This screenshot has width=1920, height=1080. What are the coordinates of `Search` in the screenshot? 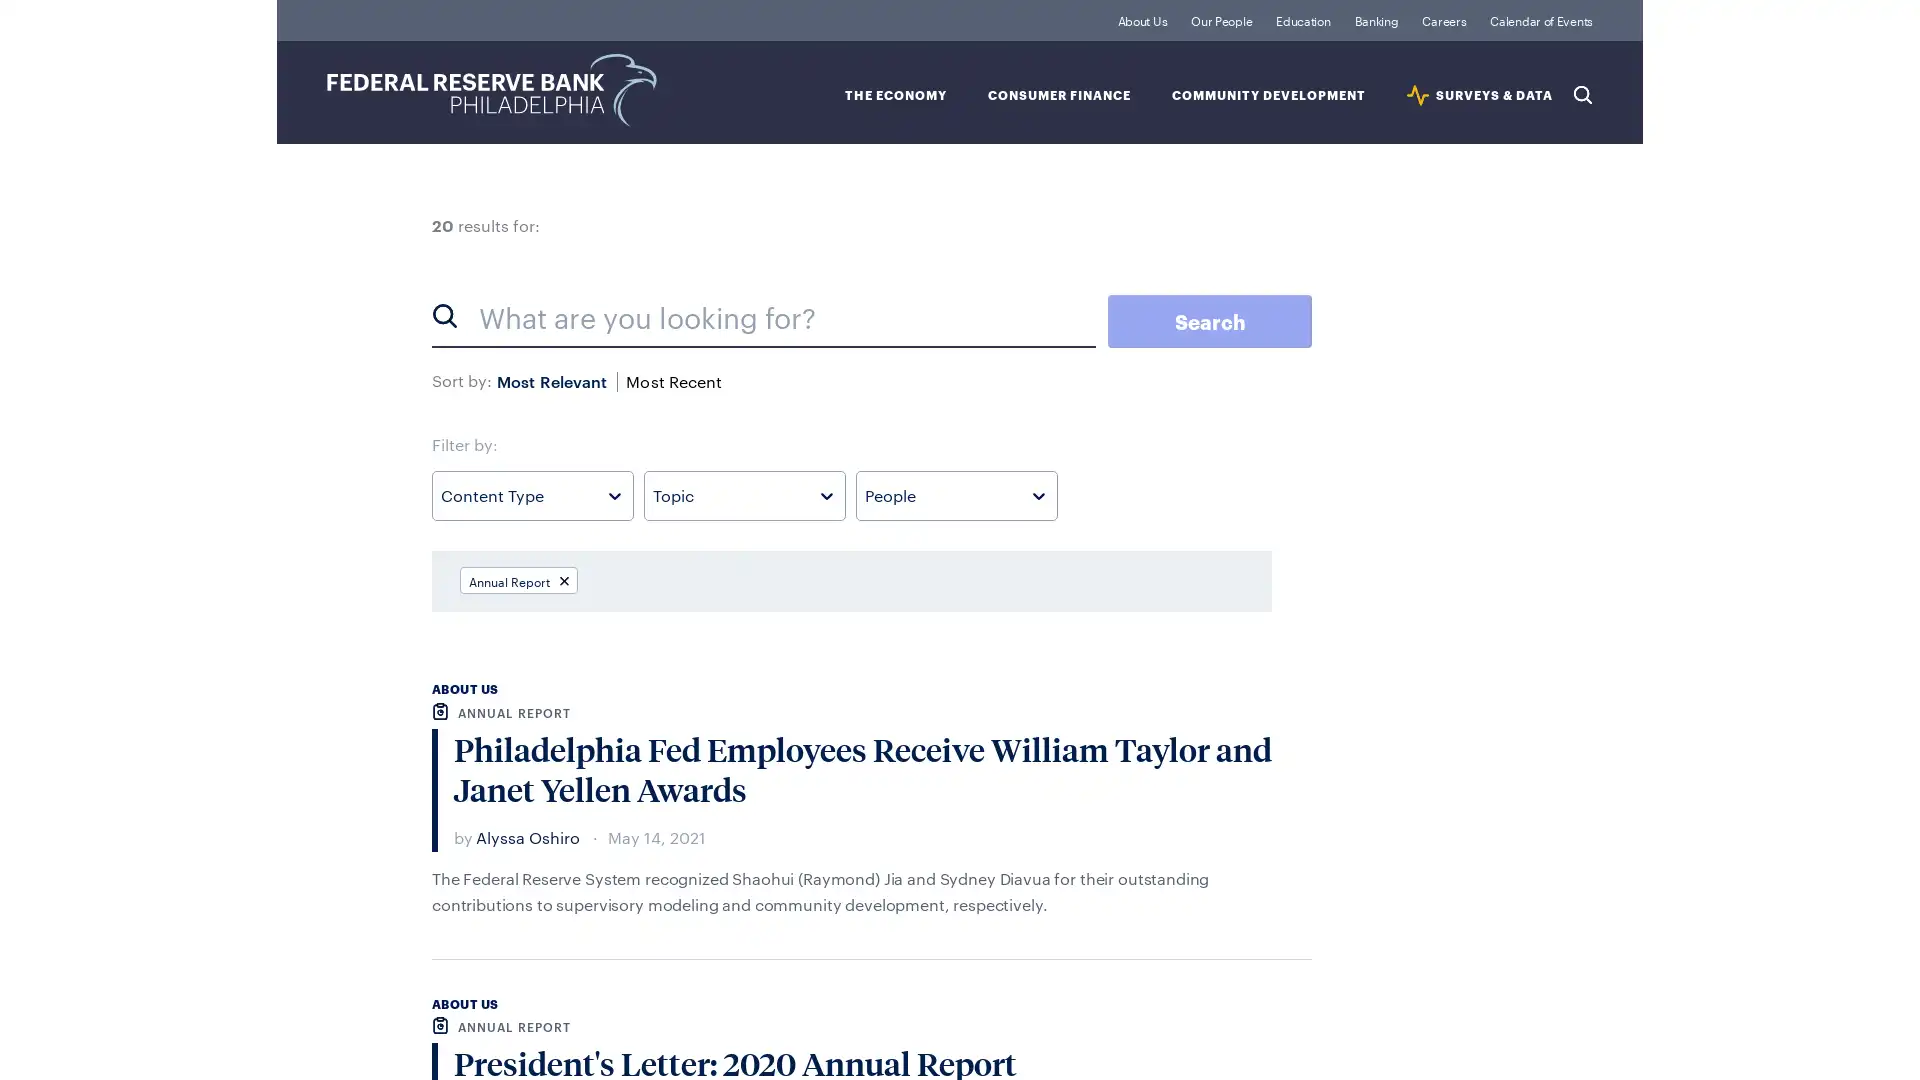 It's located at (1582, 93).